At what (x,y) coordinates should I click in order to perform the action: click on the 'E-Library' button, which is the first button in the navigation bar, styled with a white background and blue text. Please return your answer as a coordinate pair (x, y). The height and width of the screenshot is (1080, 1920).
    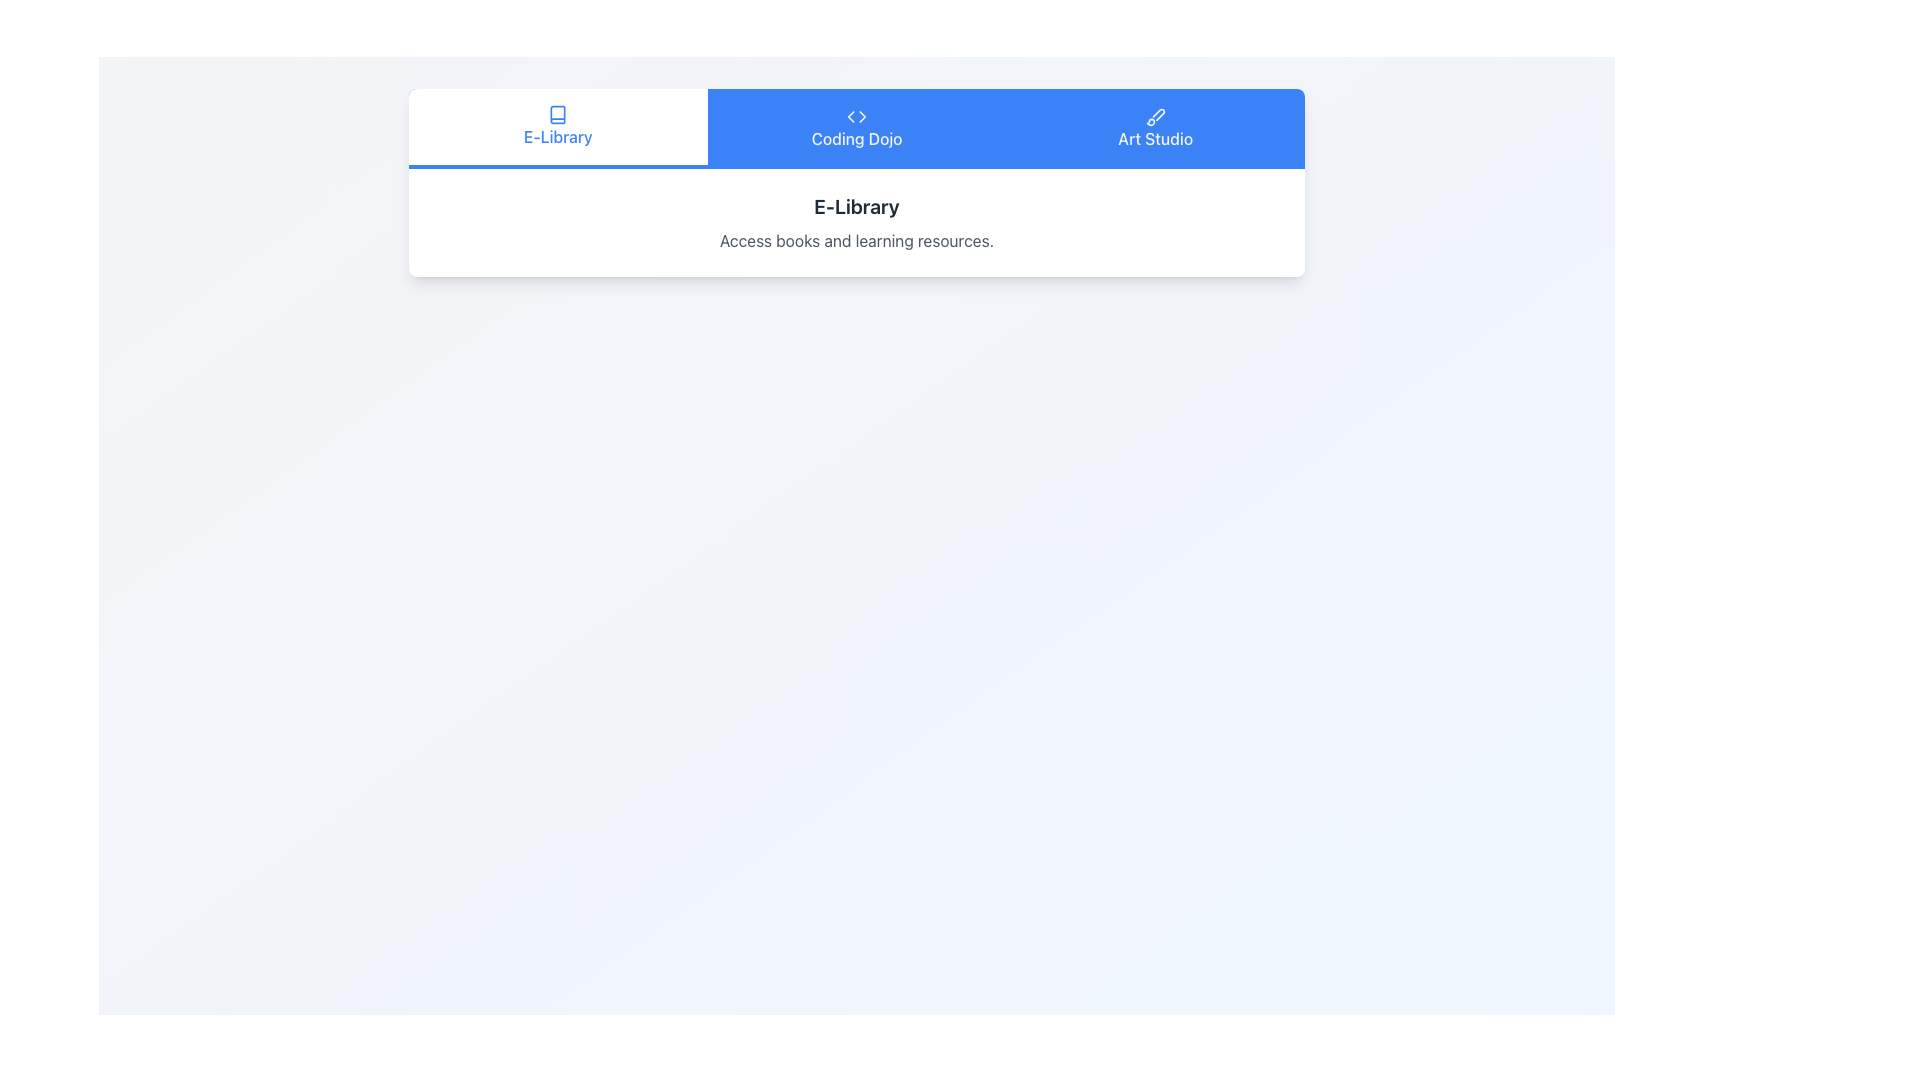
    Looking at the image, I should click on (557, 128).